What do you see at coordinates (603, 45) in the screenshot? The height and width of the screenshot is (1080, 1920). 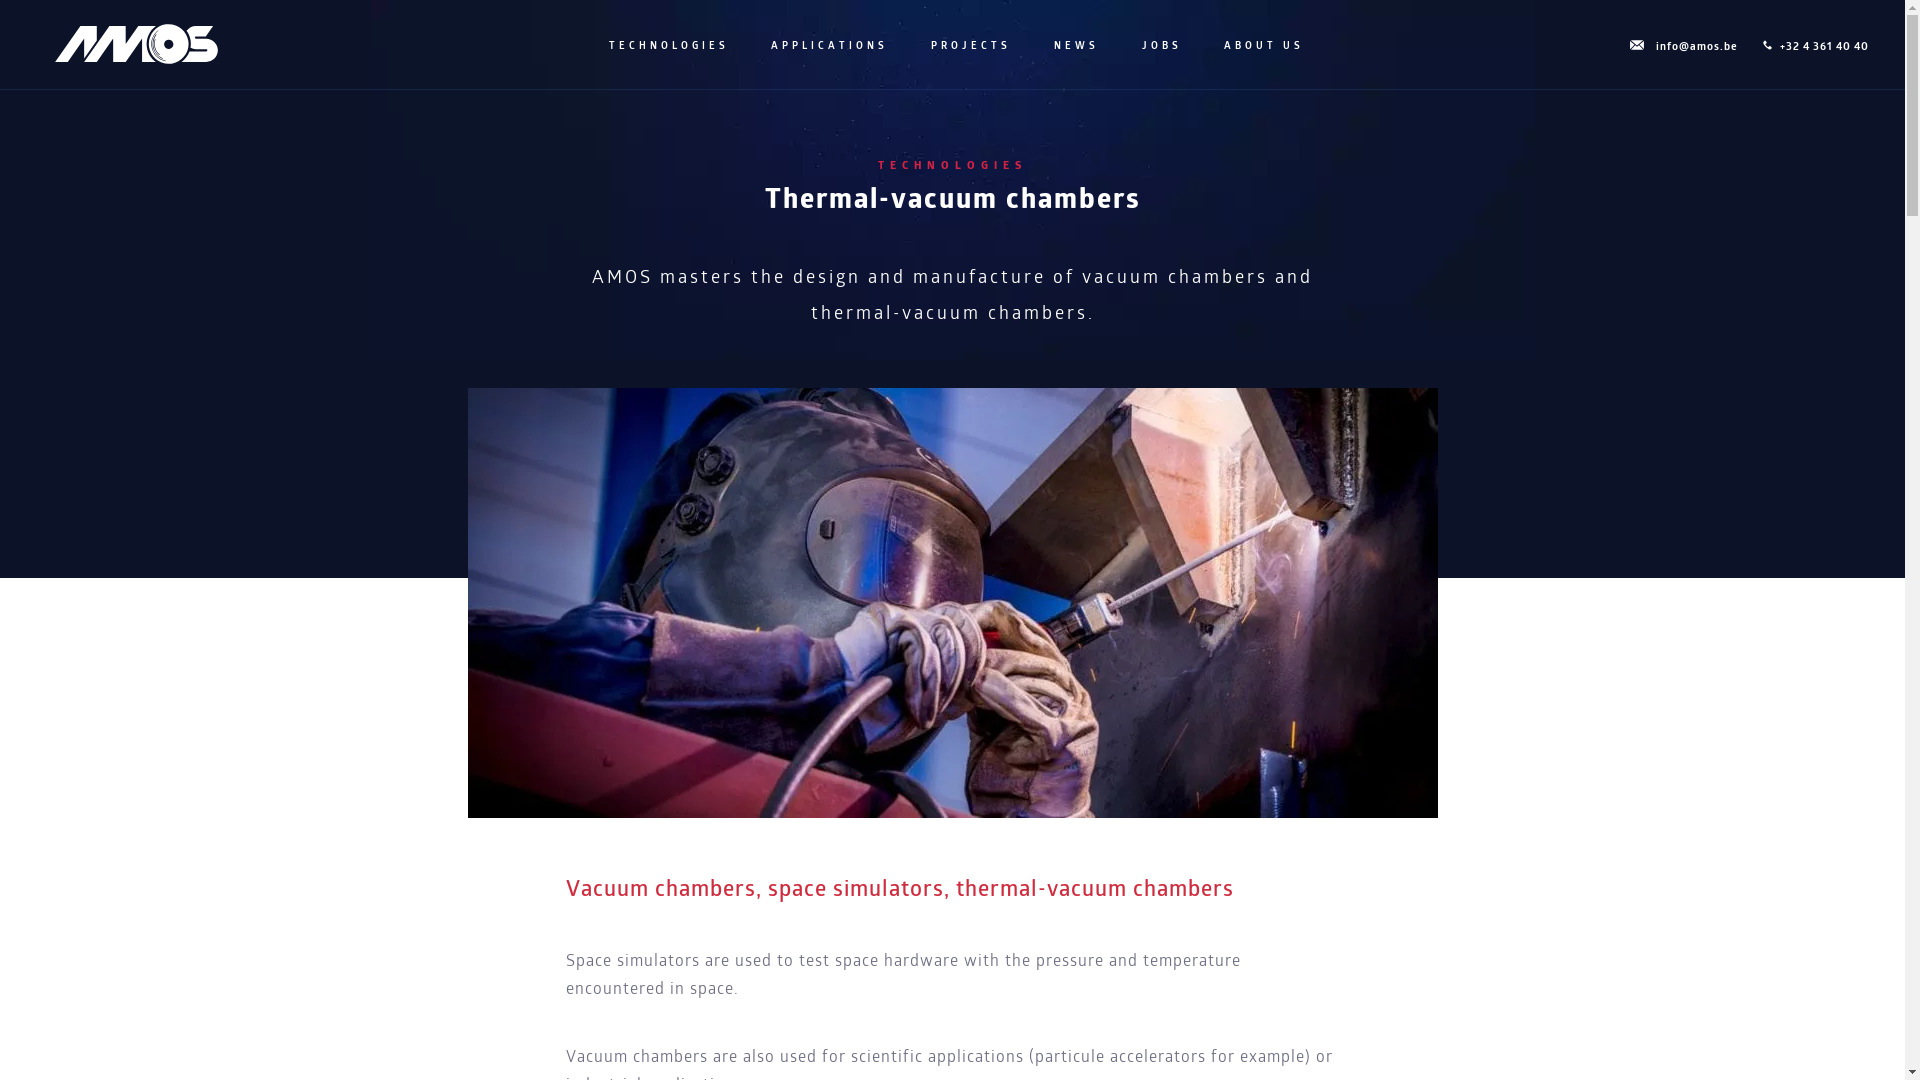 I see `'TECHNOLOGIES'` at bounding box center [603, 45].